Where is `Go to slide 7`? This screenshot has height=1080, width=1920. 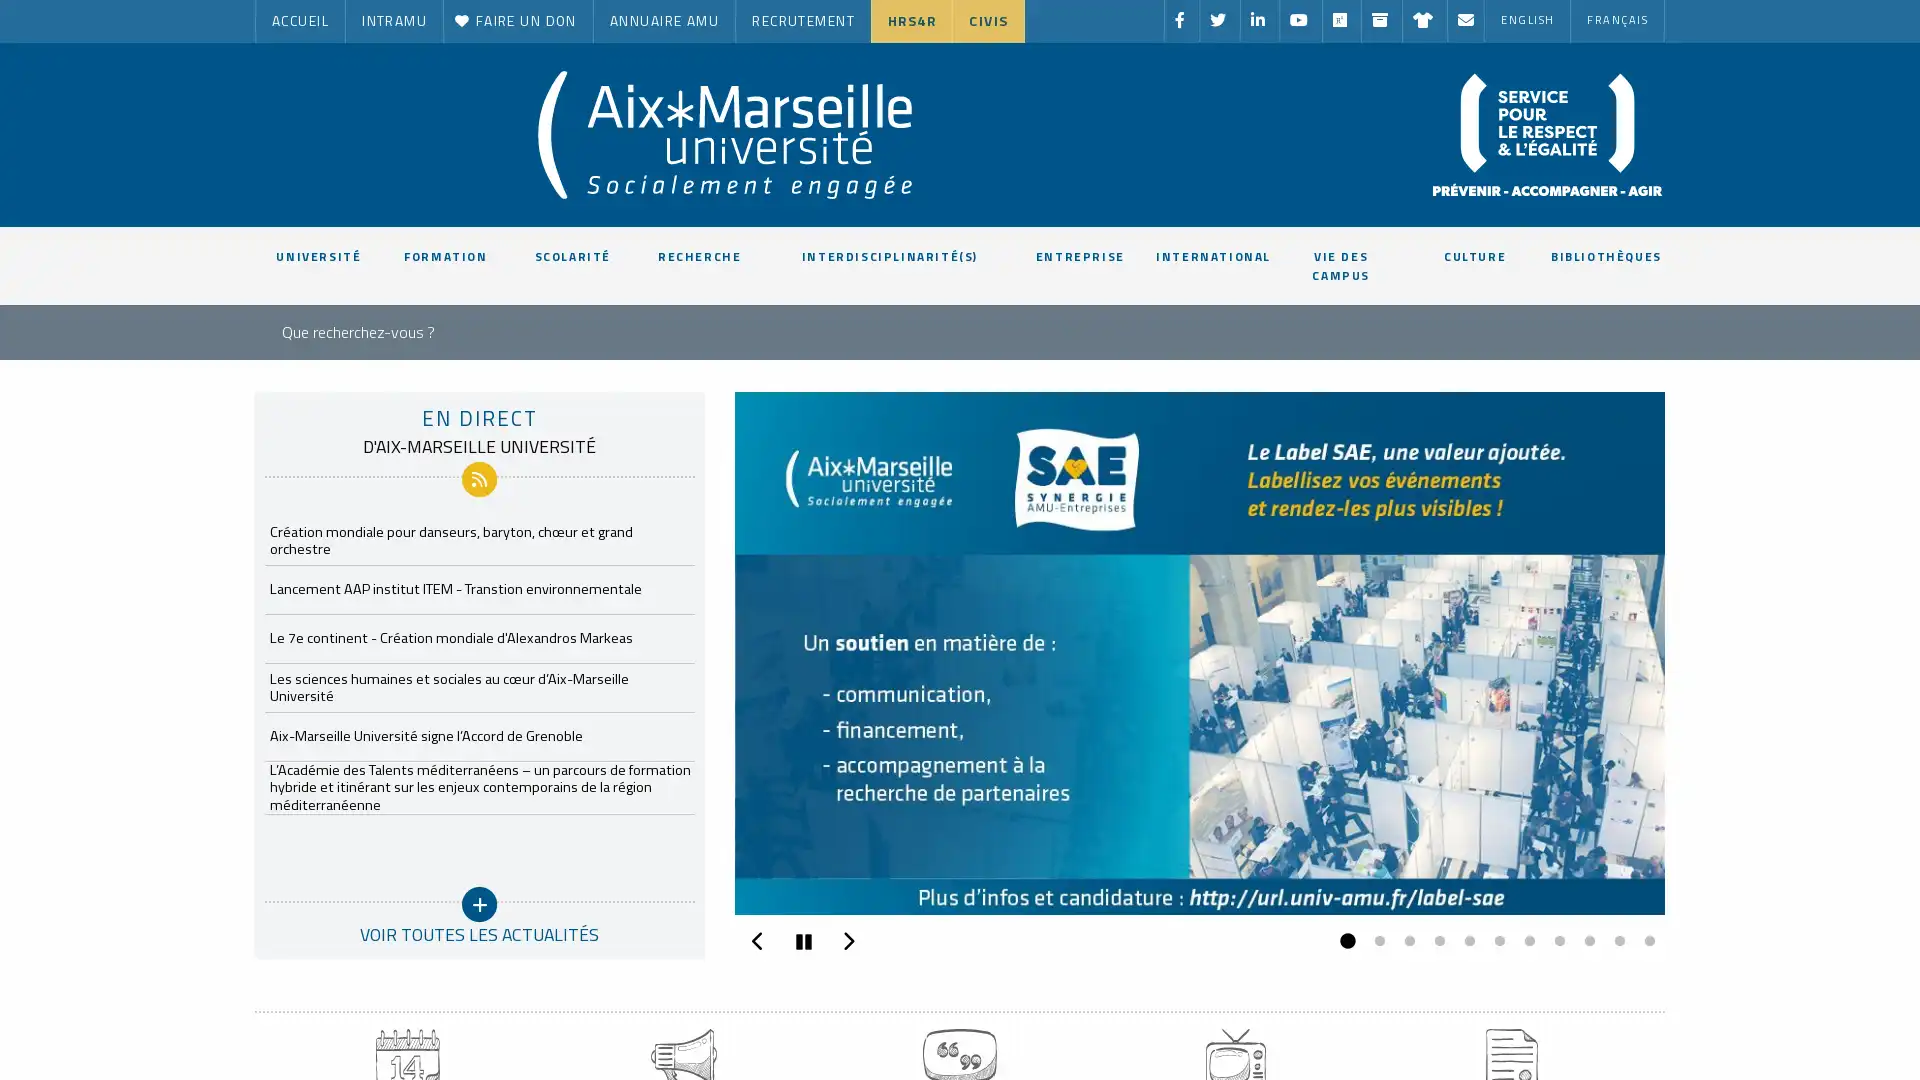
Go to slide 7 is located at coordinates (1524, 941).